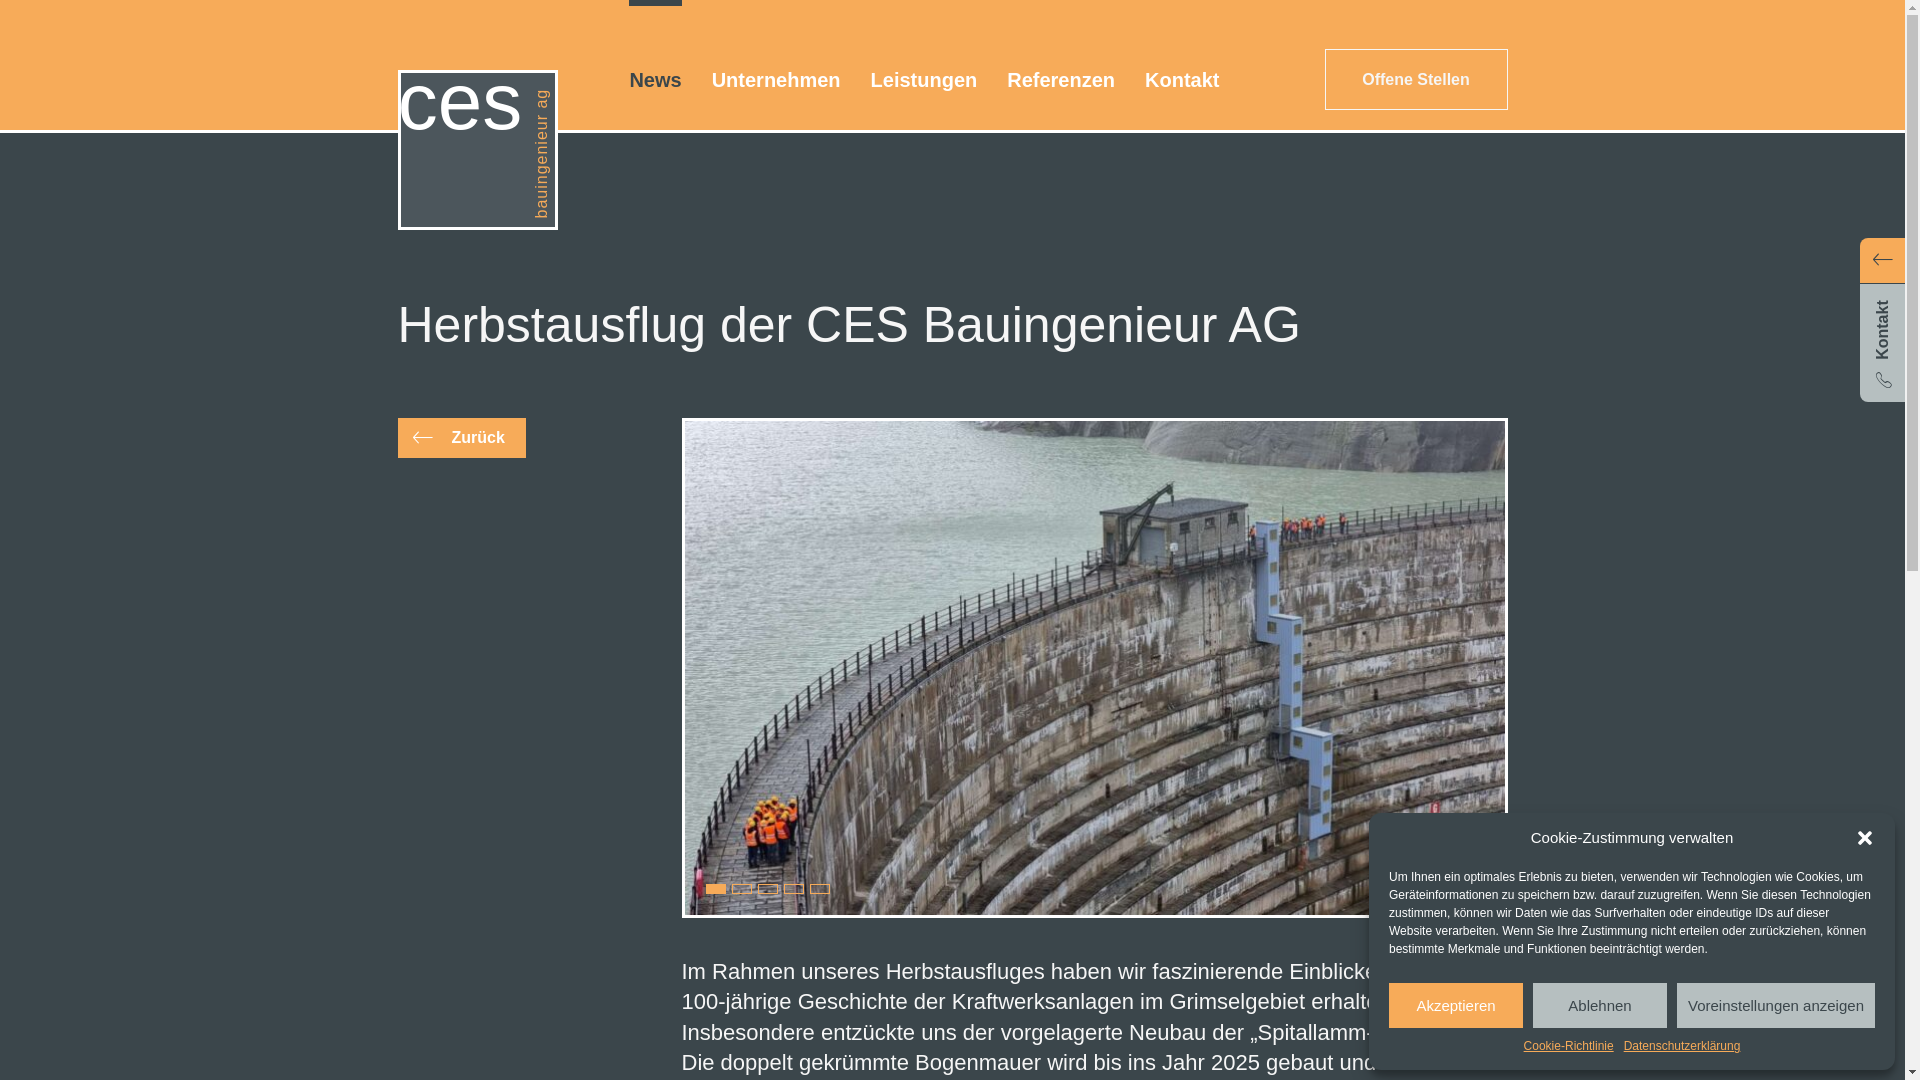  Describe the element at coordinates (741, 887) in the screenshot. I see `'2'` at that location.